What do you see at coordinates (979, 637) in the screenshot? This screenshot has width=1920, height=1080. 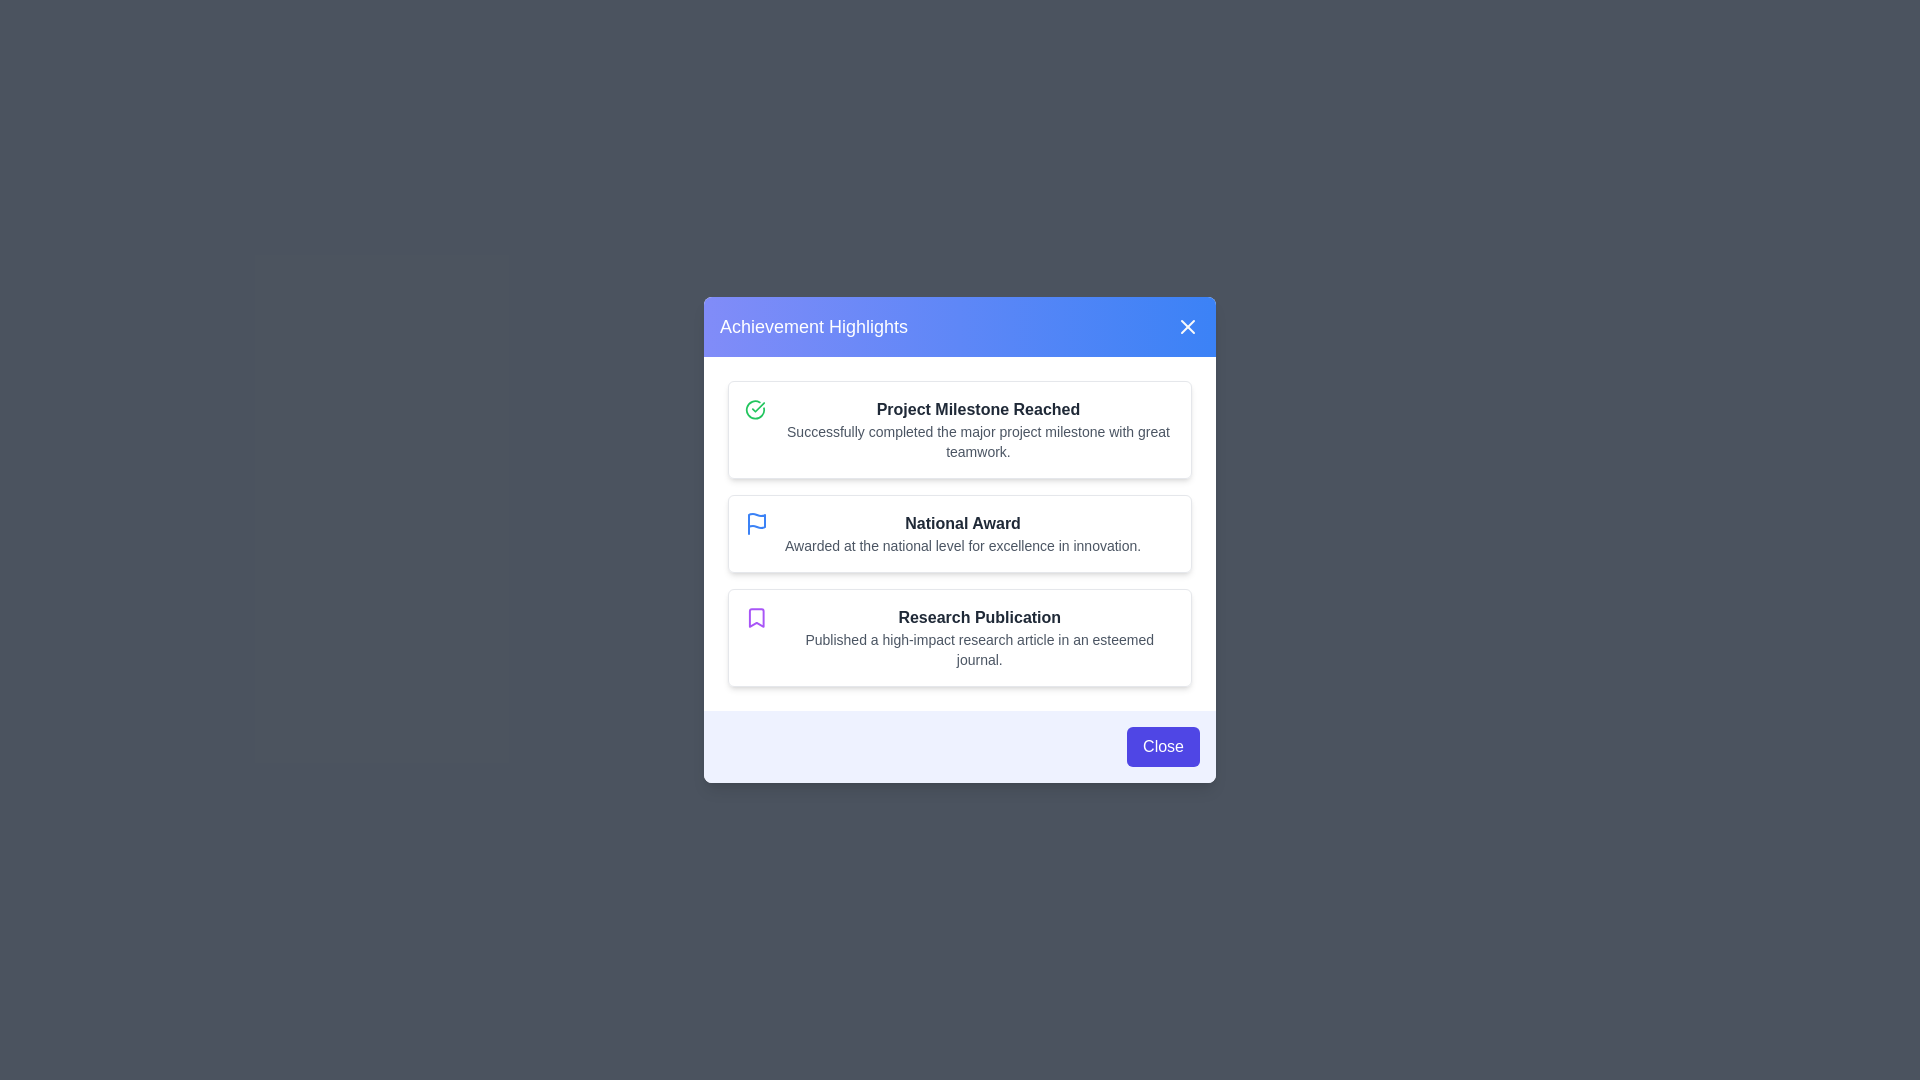 I see `information presented in the informational text block titled 'Research Publication' located in the 'Achievement Highlights' modal, which describes a published high-impact research article` at bounding box center [979, 637].